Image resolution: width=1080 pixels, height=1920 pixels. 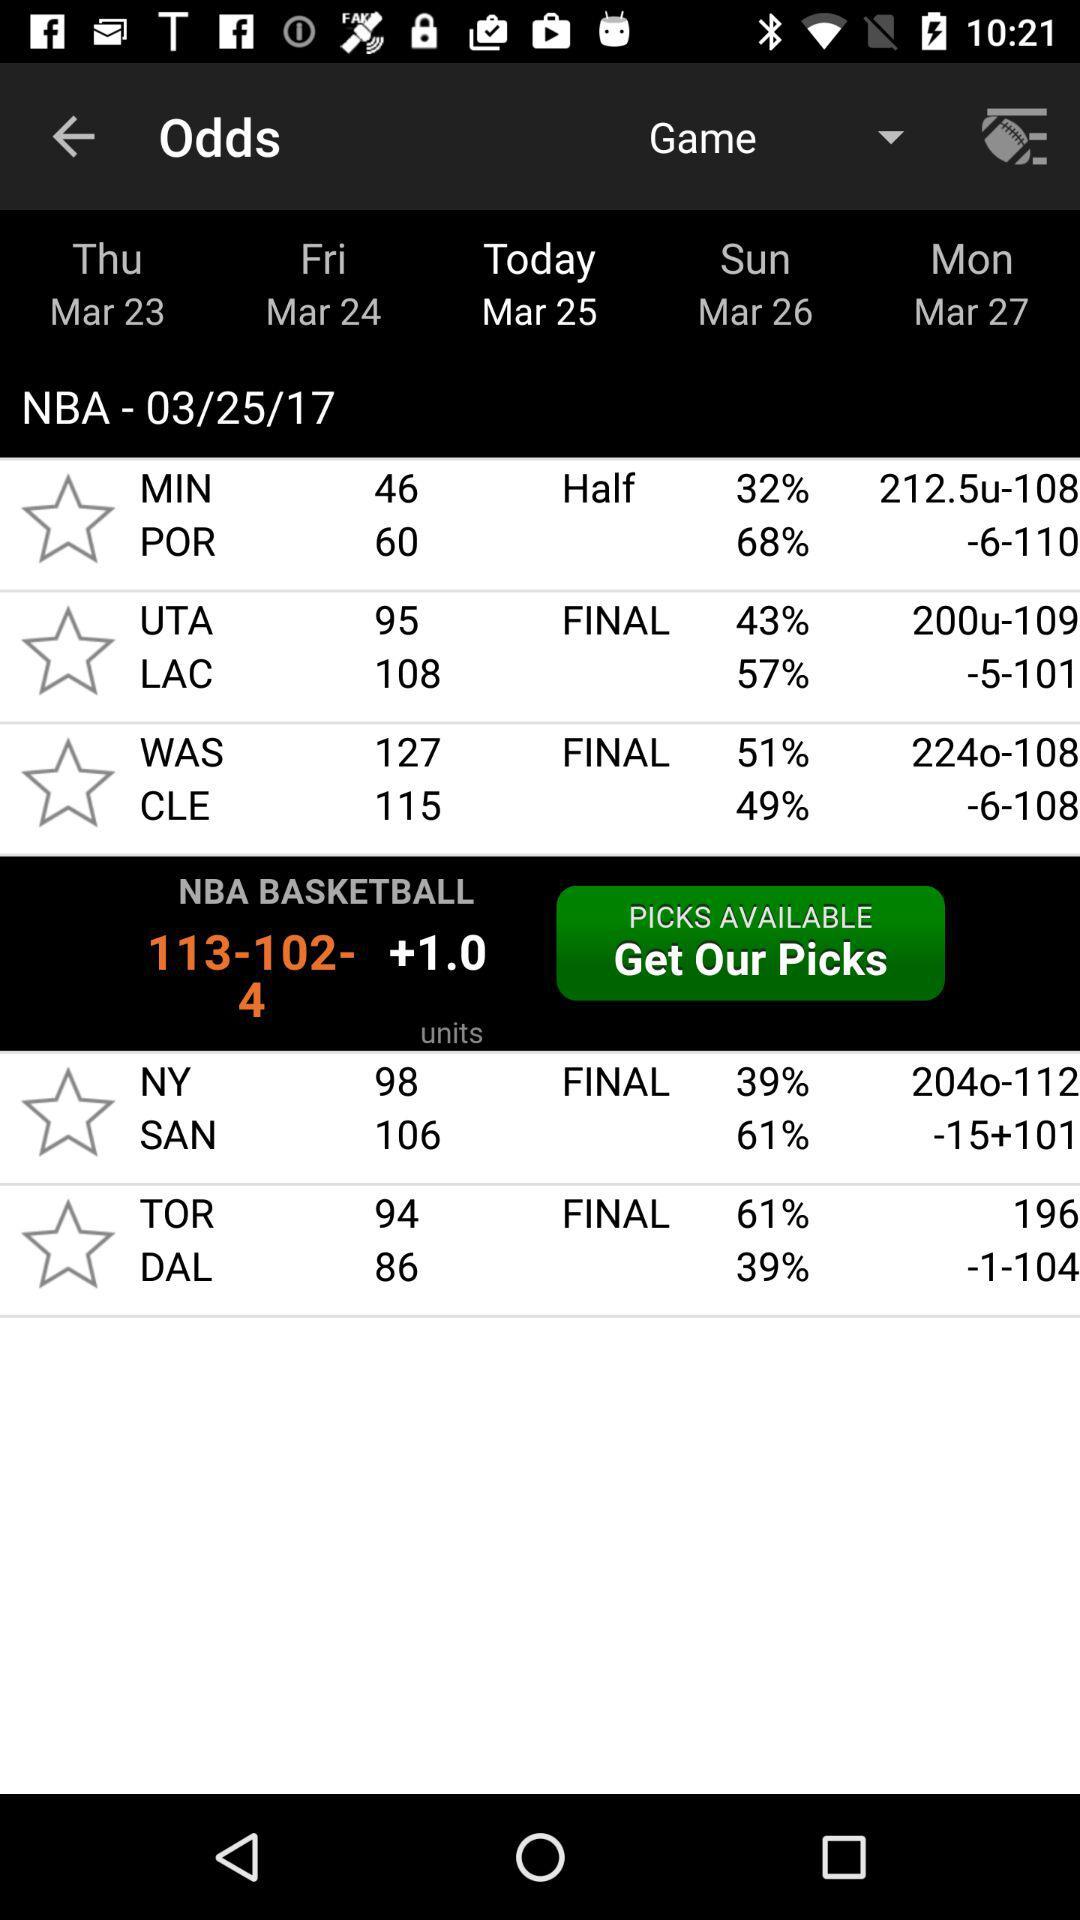 I want to click on reting, so click(x=67, y=650).